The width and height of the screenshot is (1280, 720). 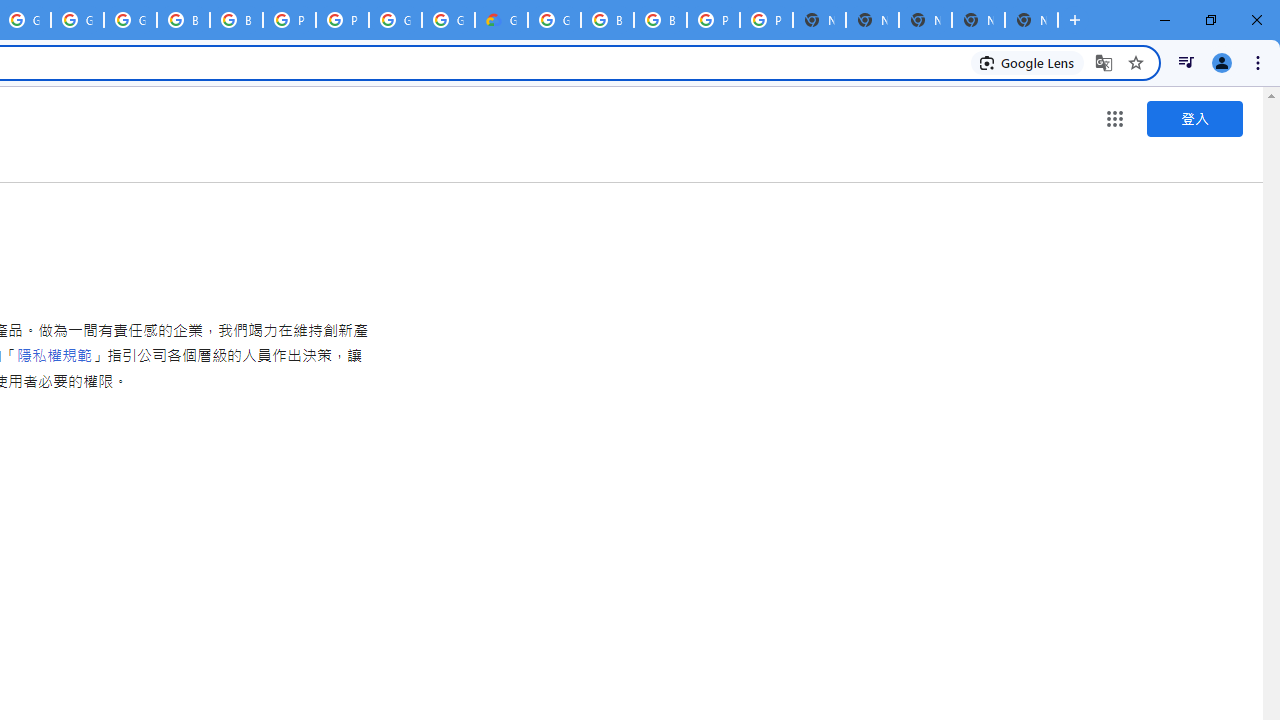 What do you see at coordinates (395, 20) in the screenshot?
I see `'Google Cloud Platform'` at bounding box center [395, 20].